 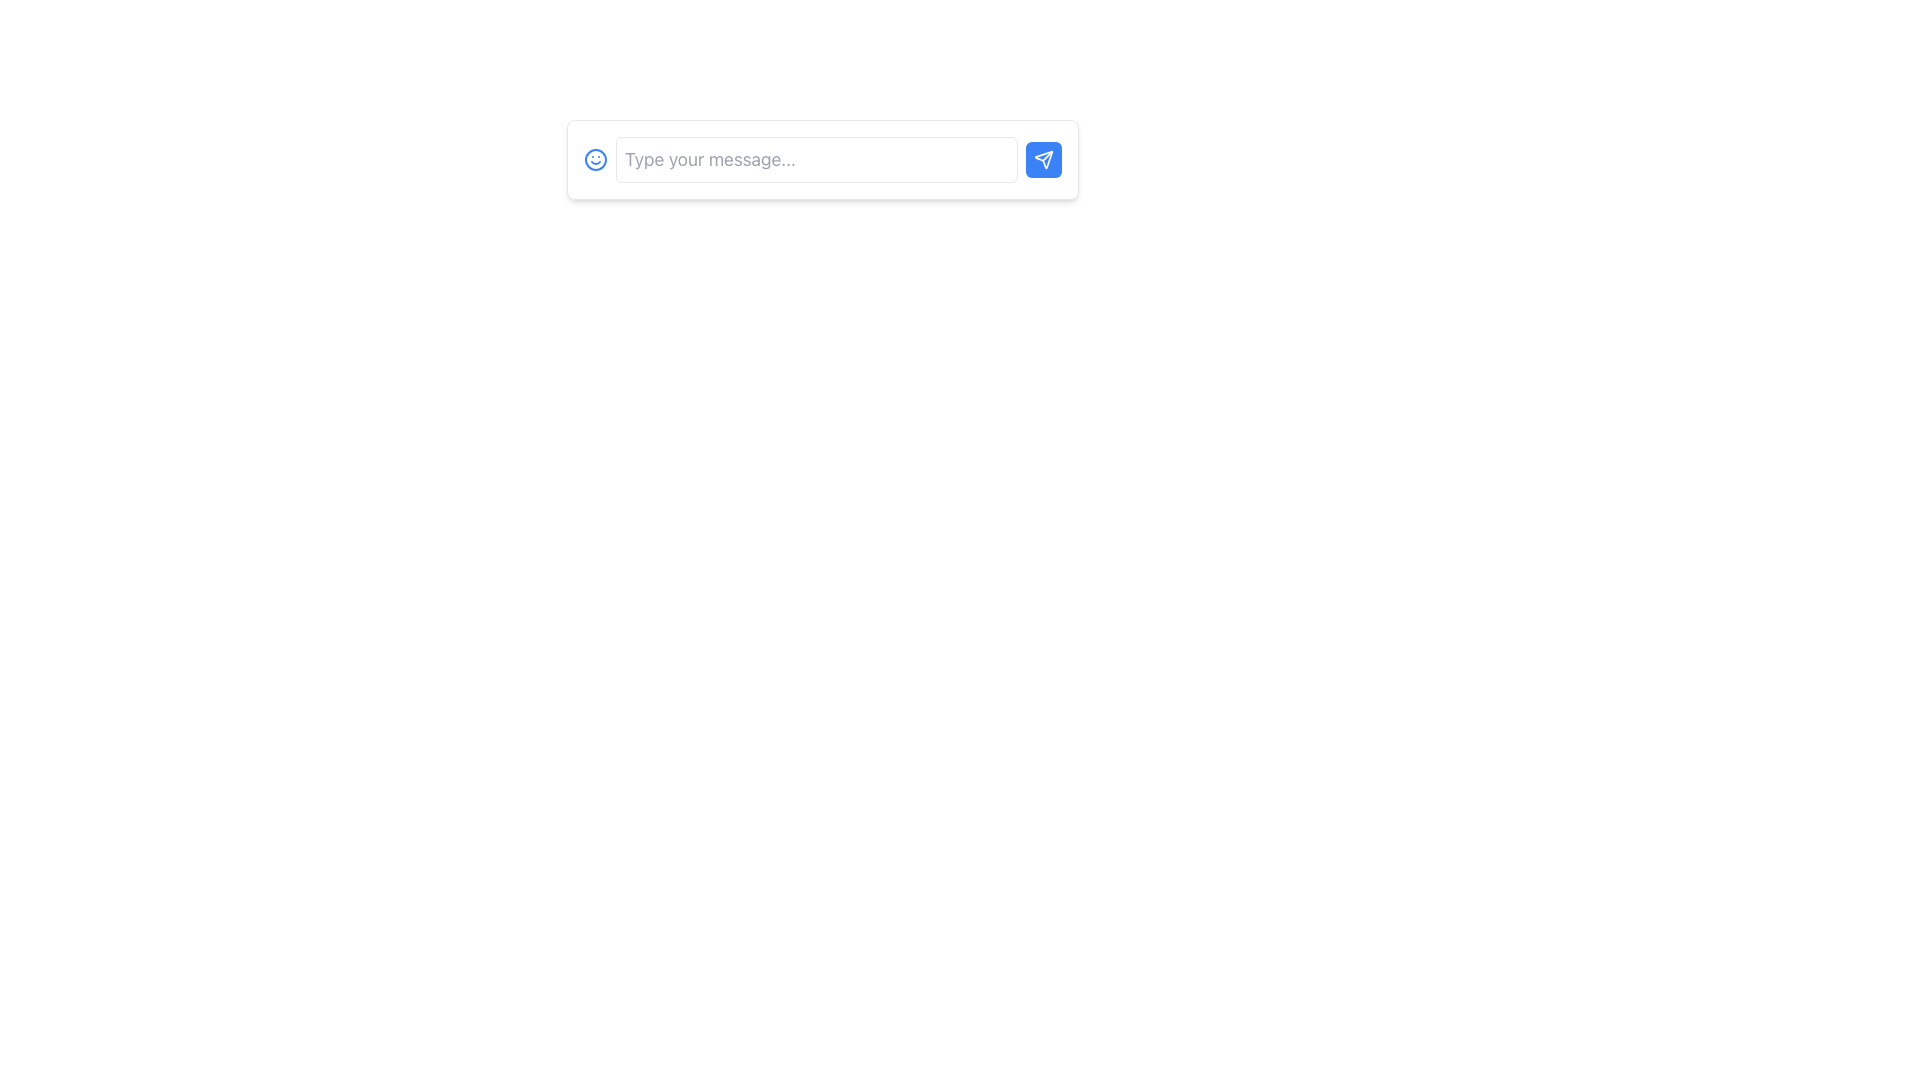 I want to click on the outer ring of the smiley icon, which is a circular SVG element positioned to the left of the input text field, so click(x=594, y=158).